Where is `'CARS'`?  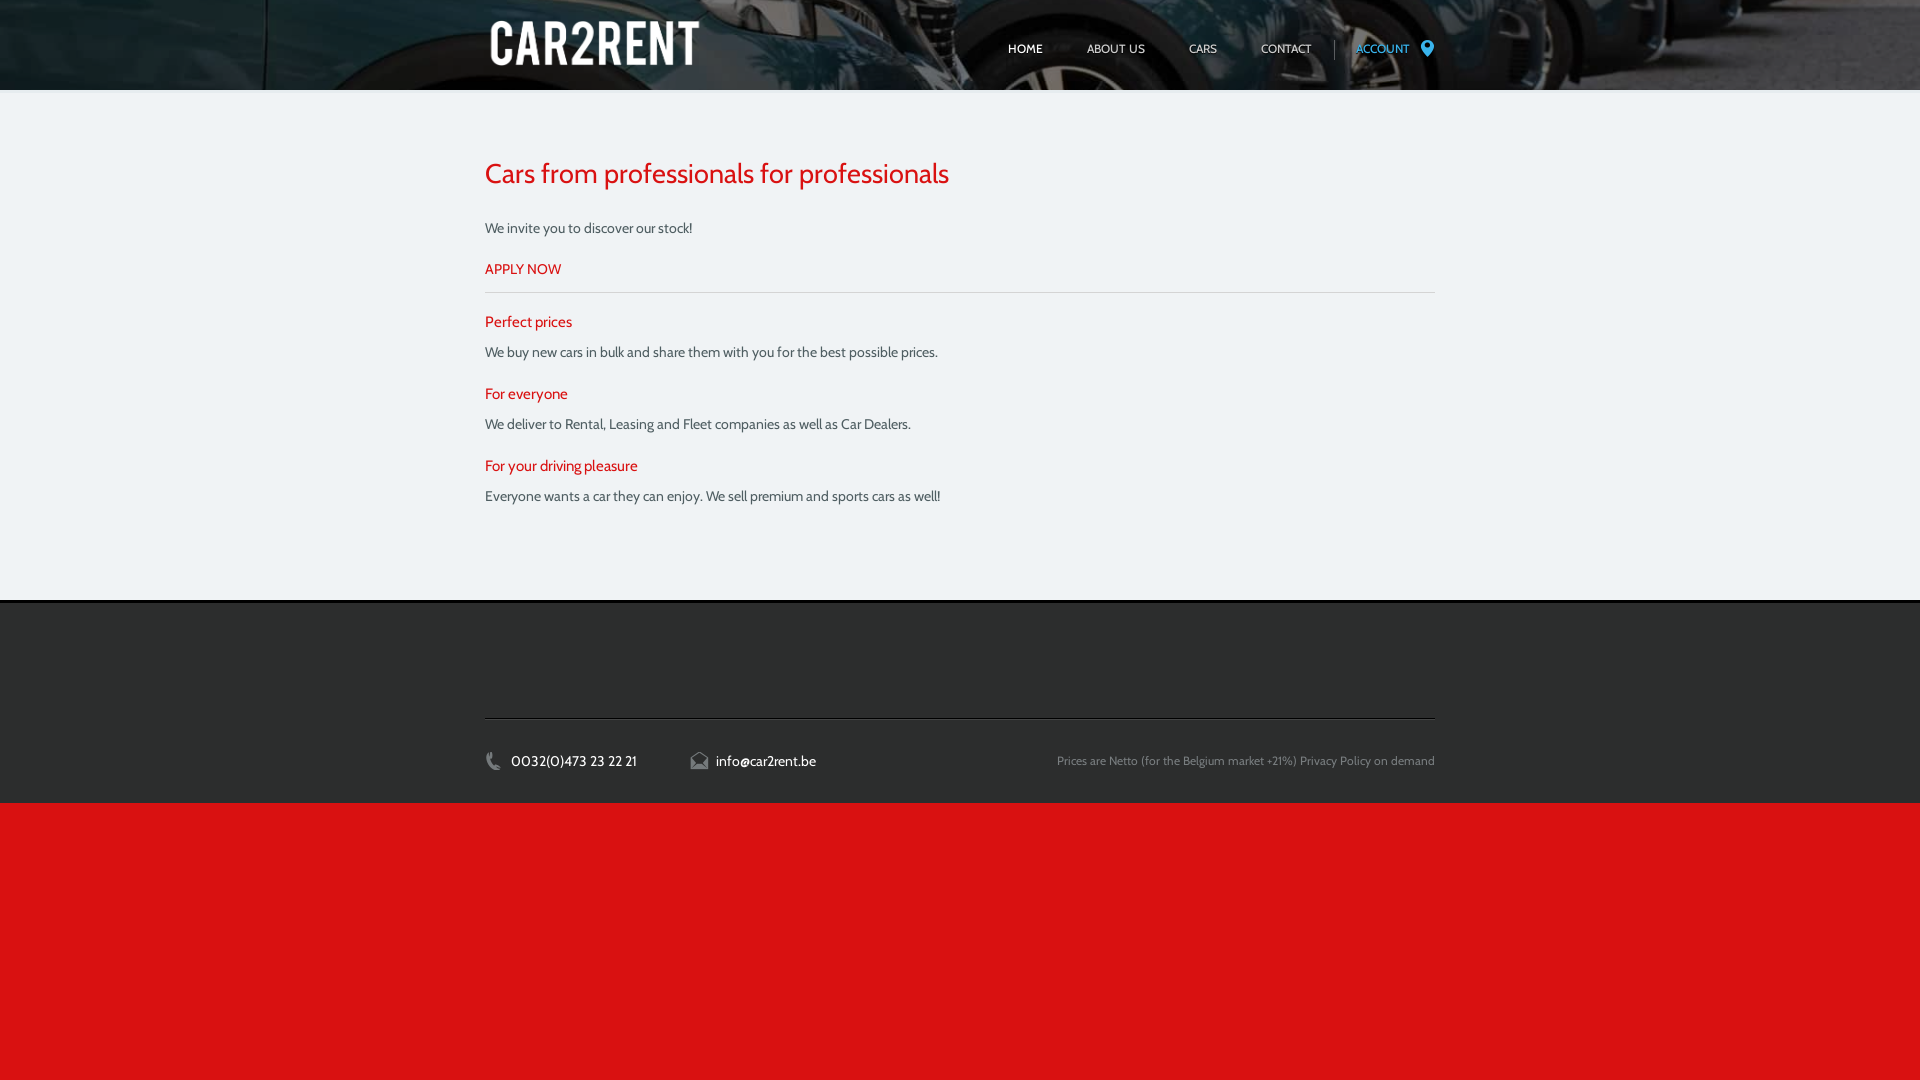 'CARS' is located at coordinates (1202, 49).